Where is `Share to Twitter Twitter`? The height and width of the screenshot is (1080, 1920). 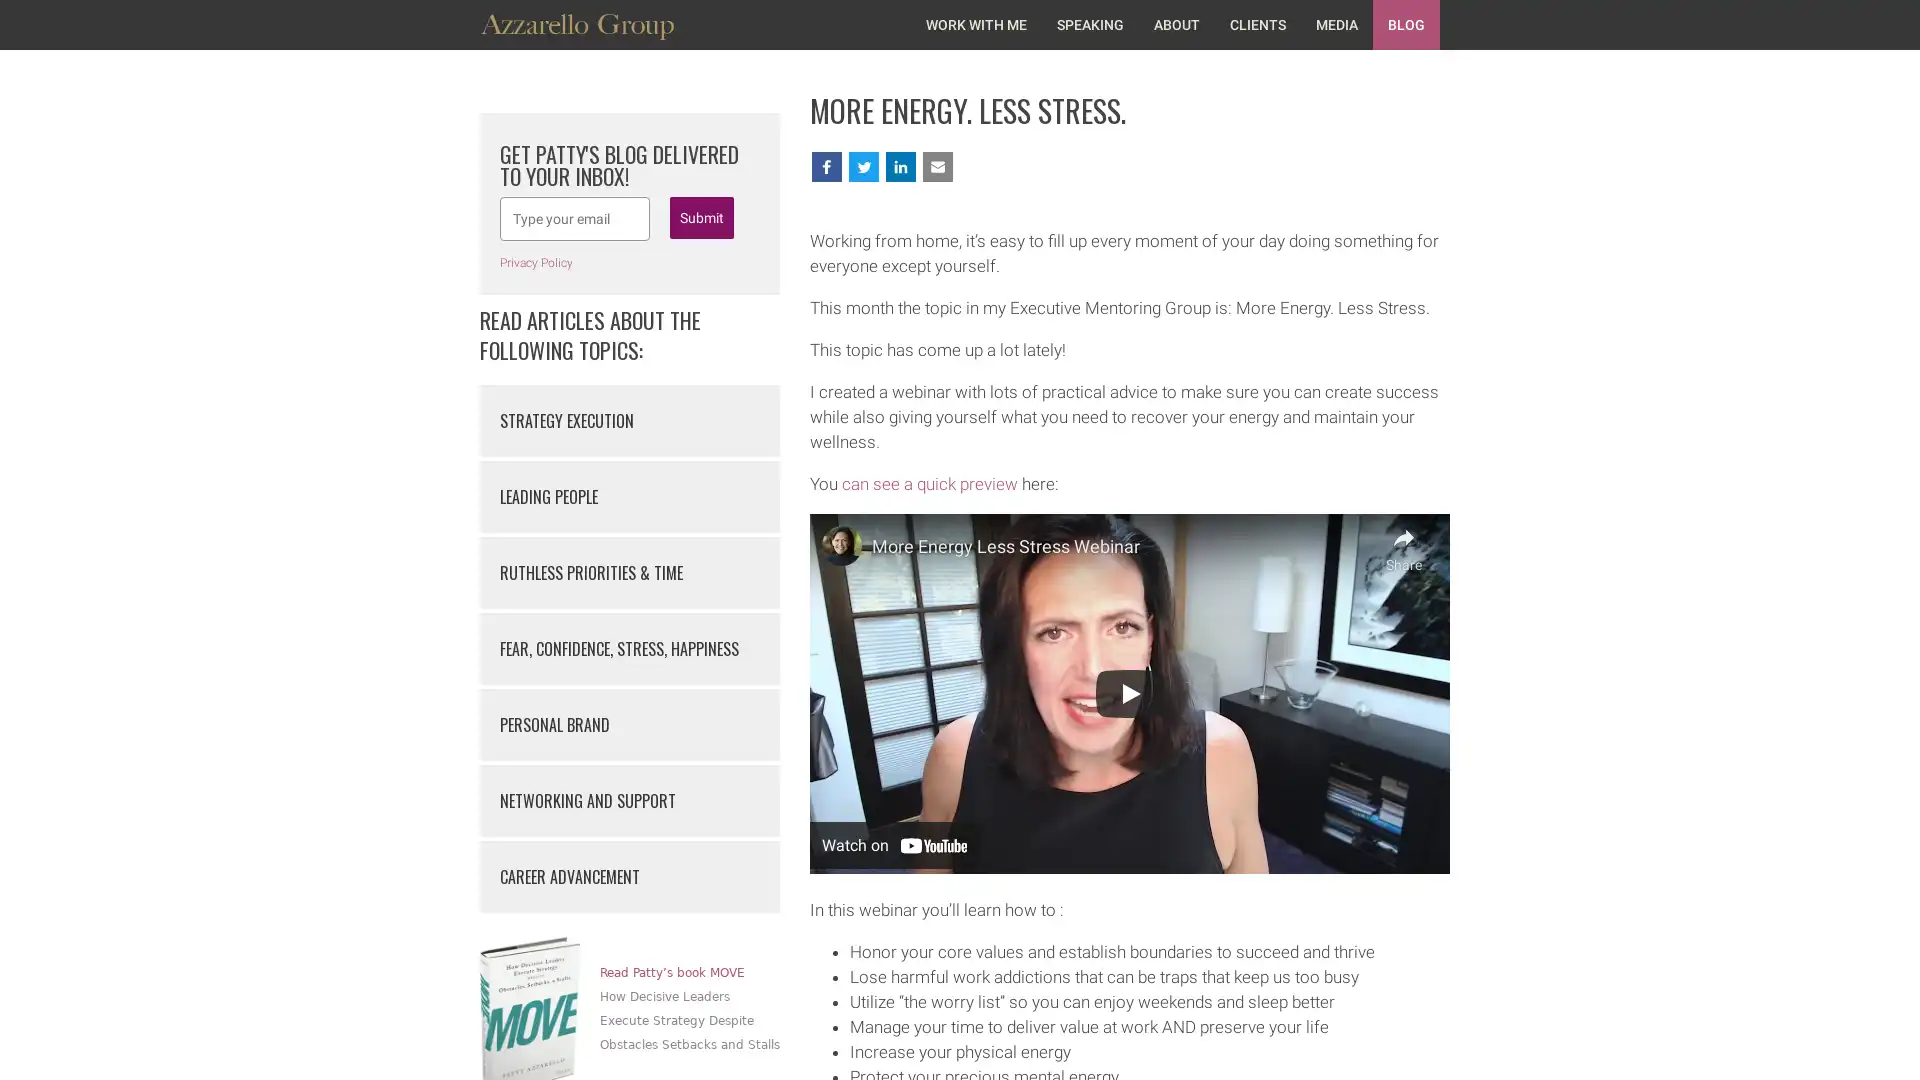 Share to Twitter Twitter is located at coordinates (961, 165).